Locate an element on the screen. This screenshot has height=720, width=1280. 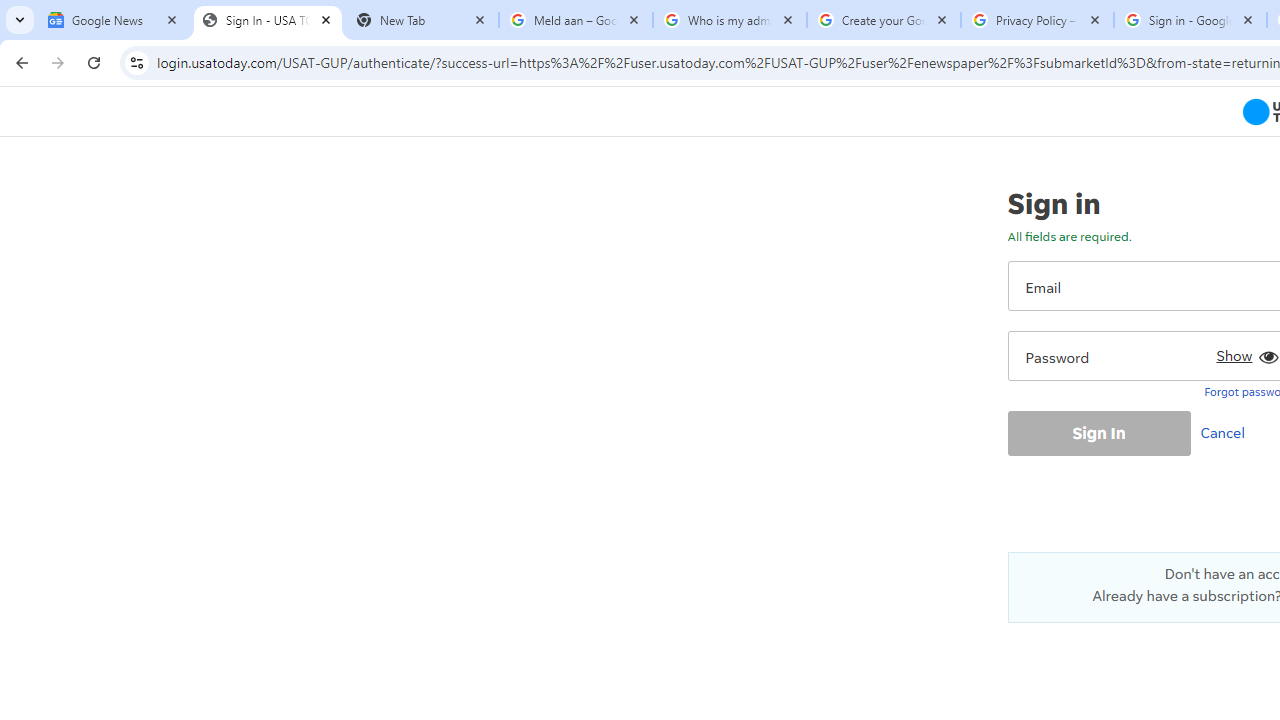
'Show' is located at coordinates (1243, 351).